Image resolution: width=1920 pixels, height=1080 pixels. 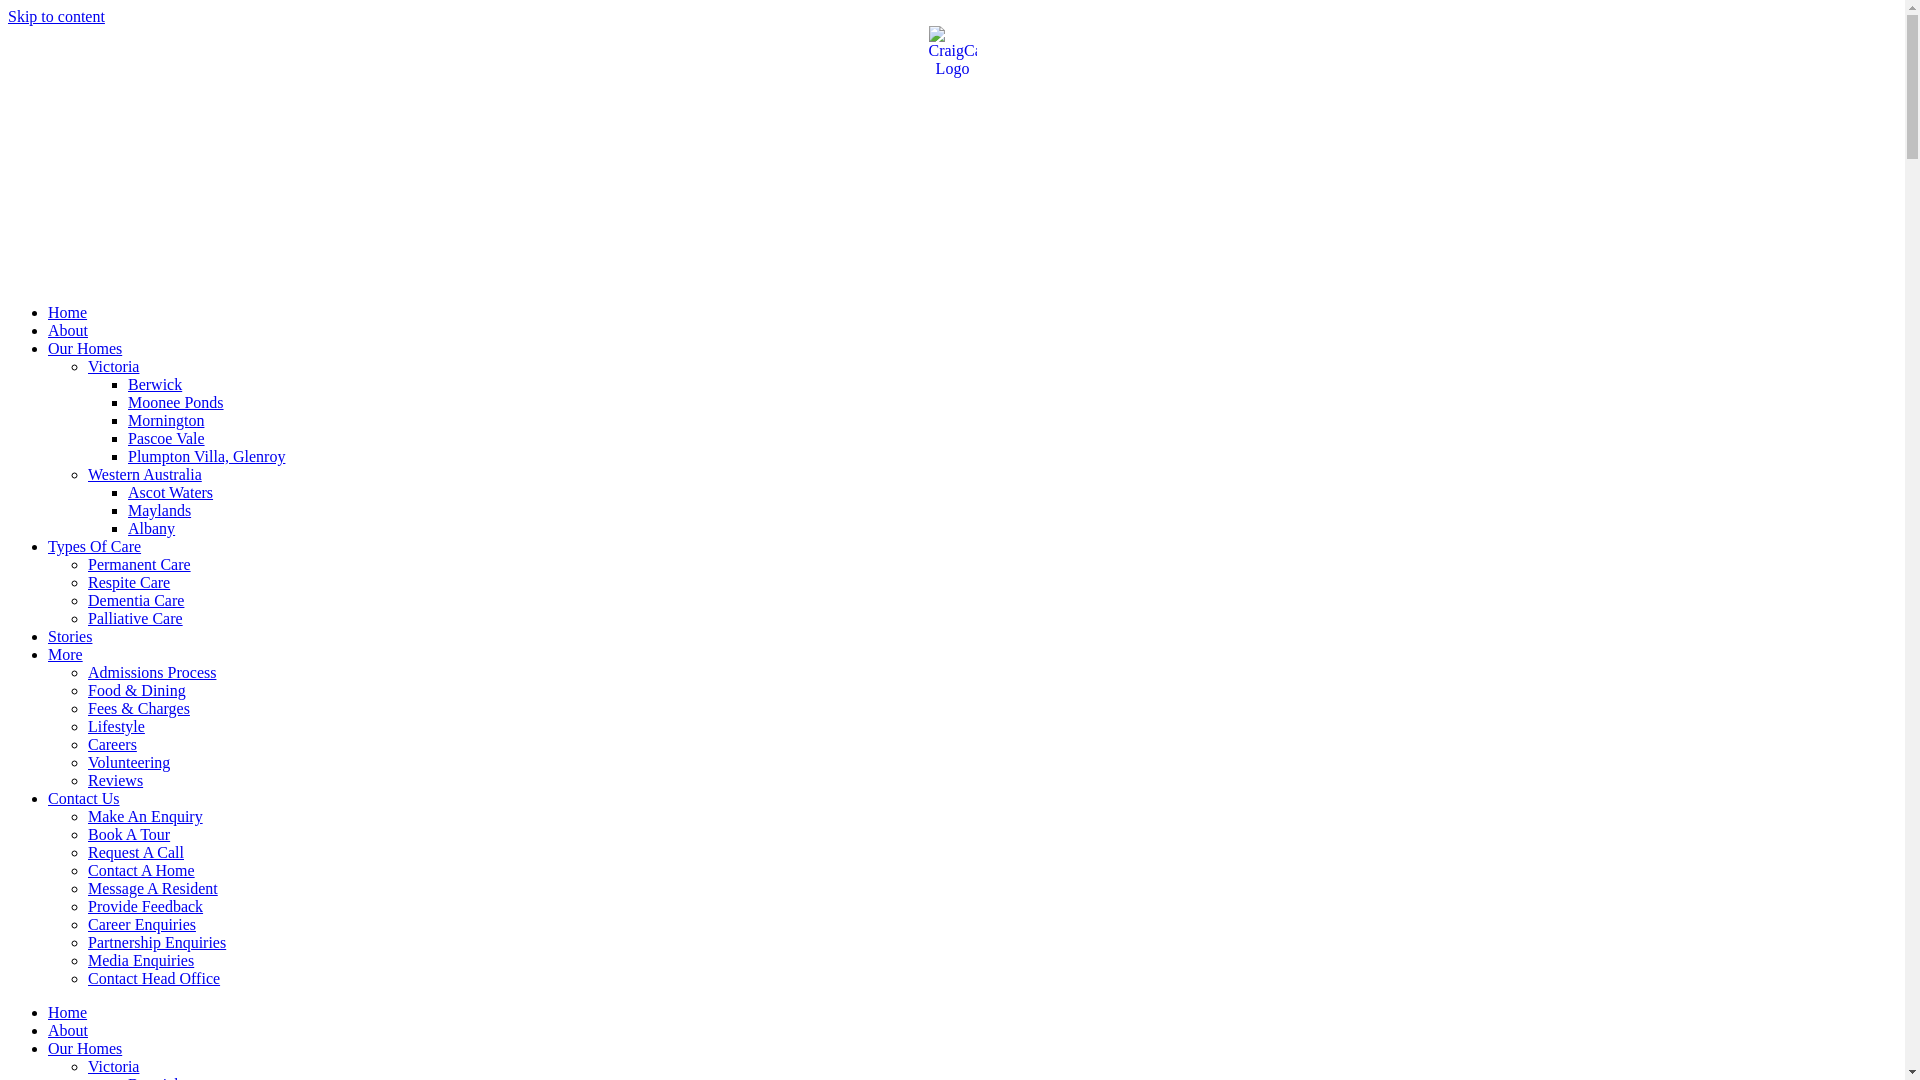 I want to click on 'Home', so click(x=67, y=1012).